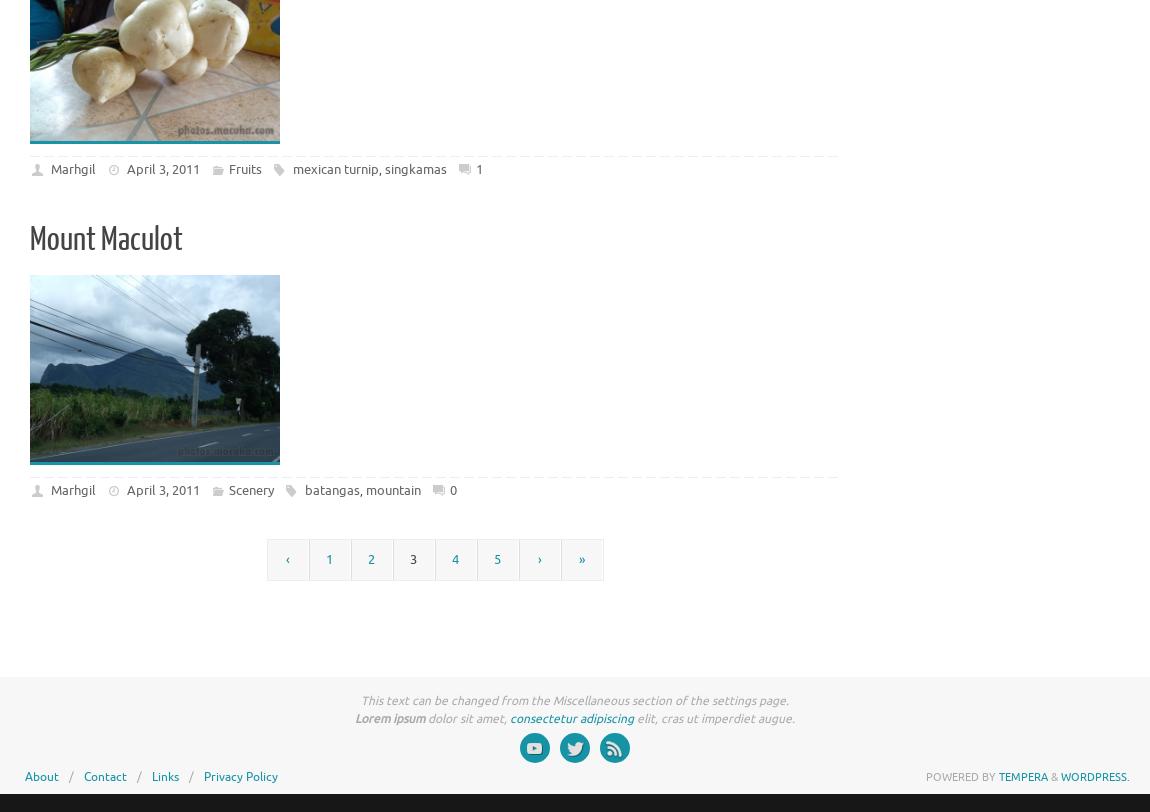  I want to click on 'Privacy Policy', so click(240, 777).